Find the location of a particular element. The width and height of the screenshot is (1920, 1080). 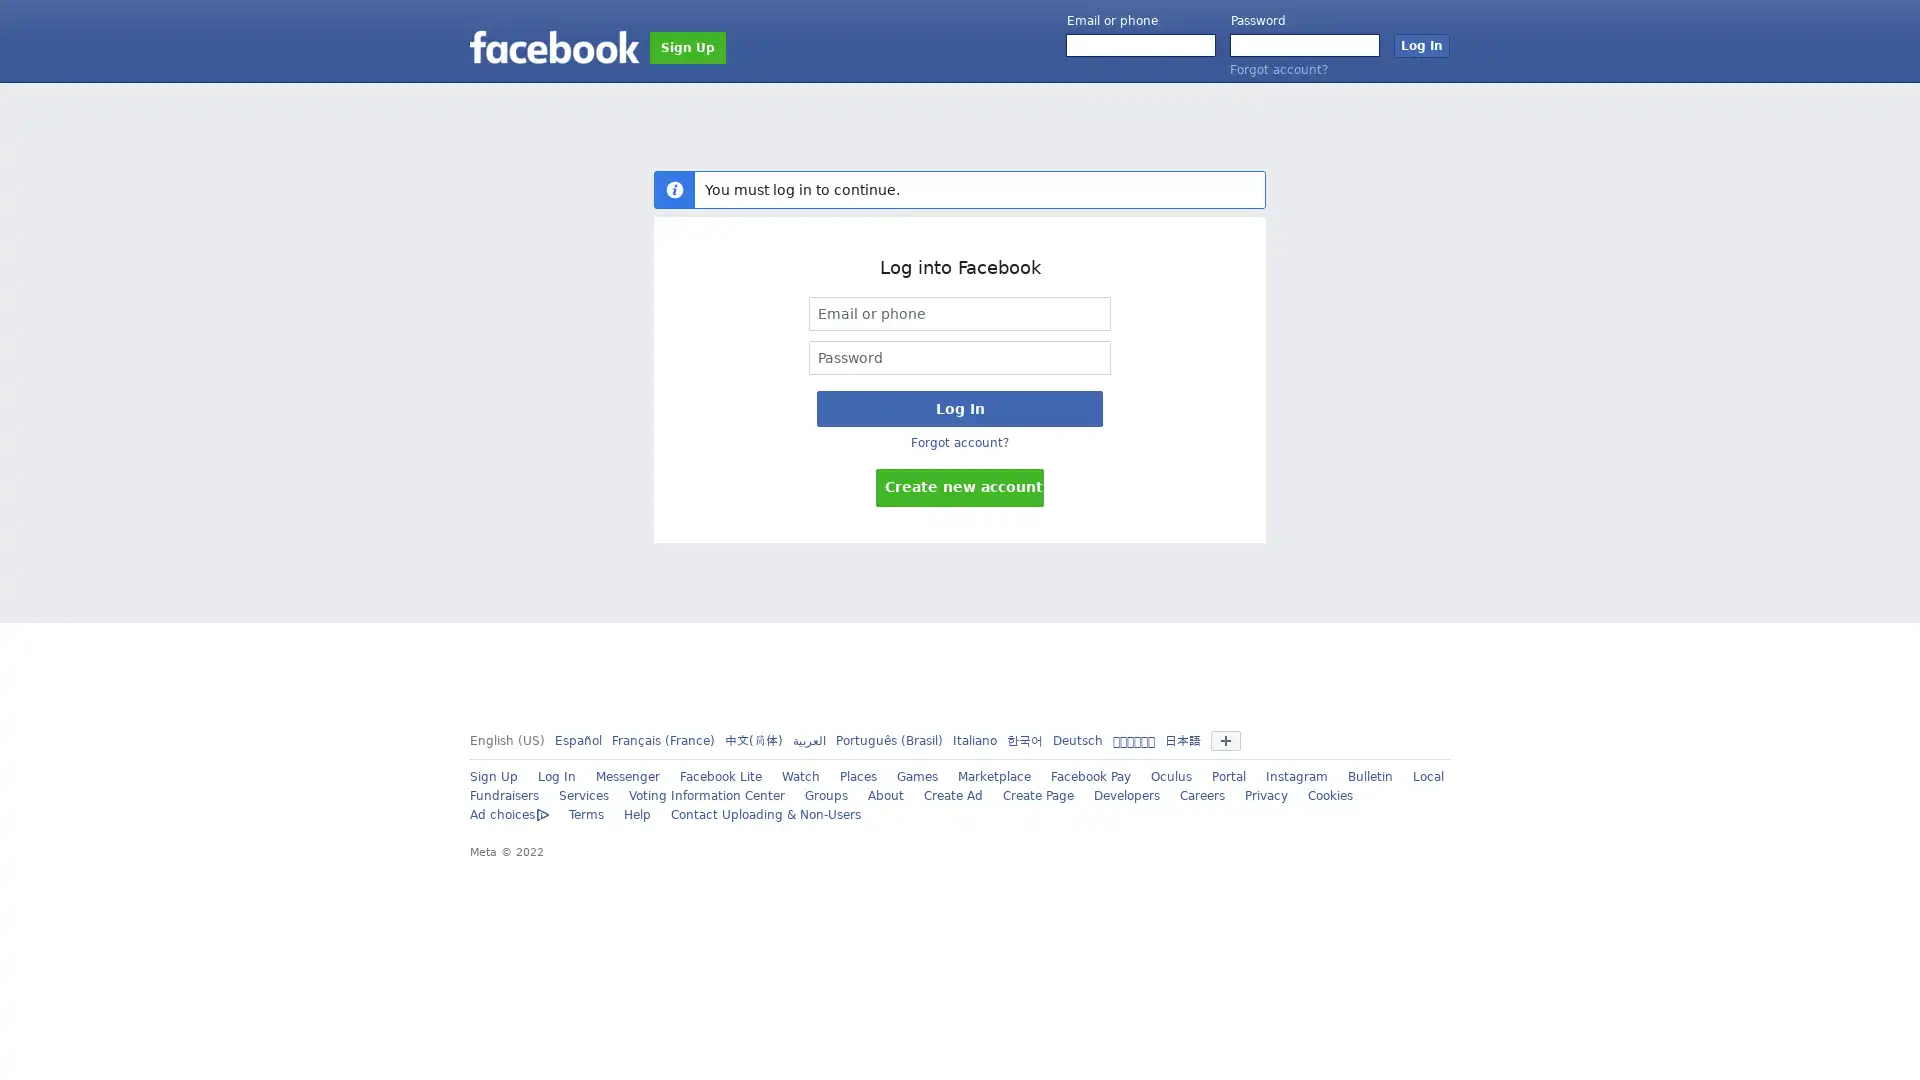

Show more languages is located at coordinates (1223, 740).